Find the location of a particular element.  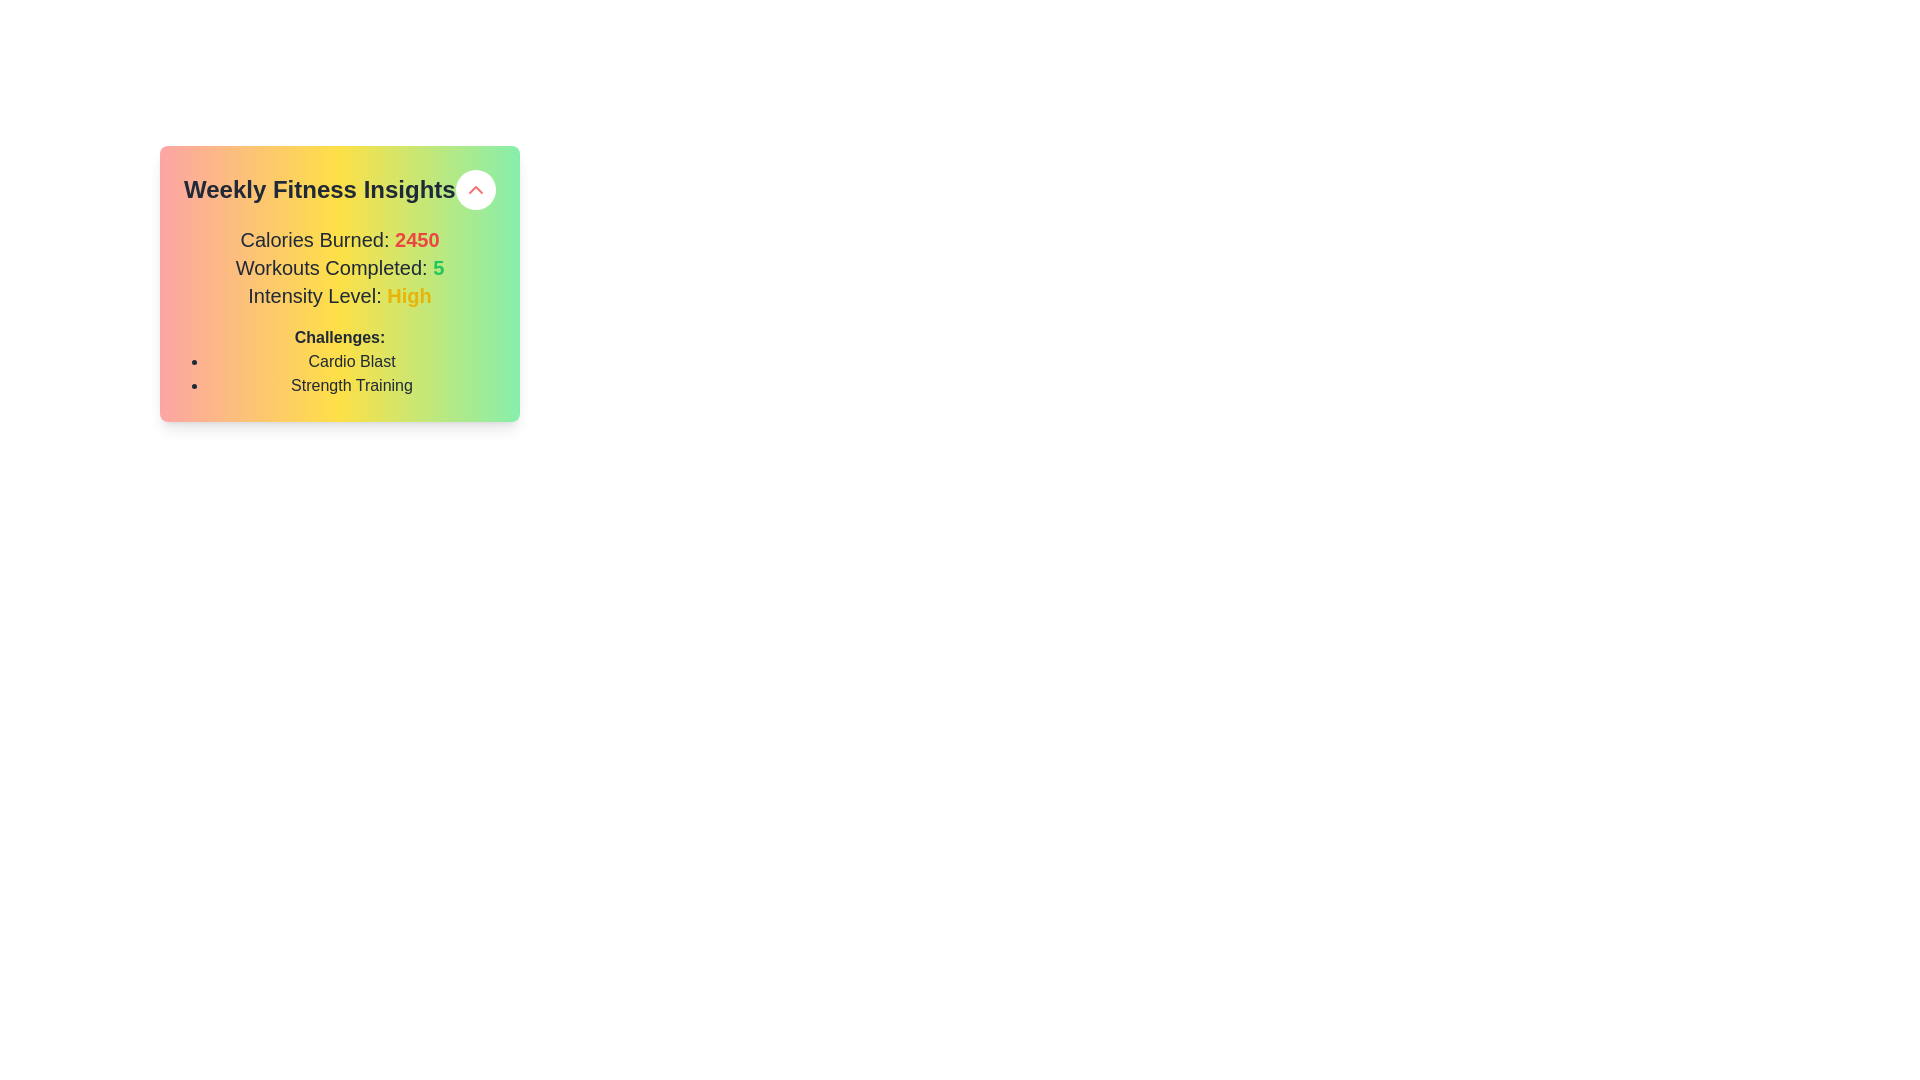

the numeric value '2450' displayed in bold red font within the text string 'Calories Burned: 2450' on the colorful gradient background of the 'Weekly Fitness Insights' card is located at coordinates (416, 238).